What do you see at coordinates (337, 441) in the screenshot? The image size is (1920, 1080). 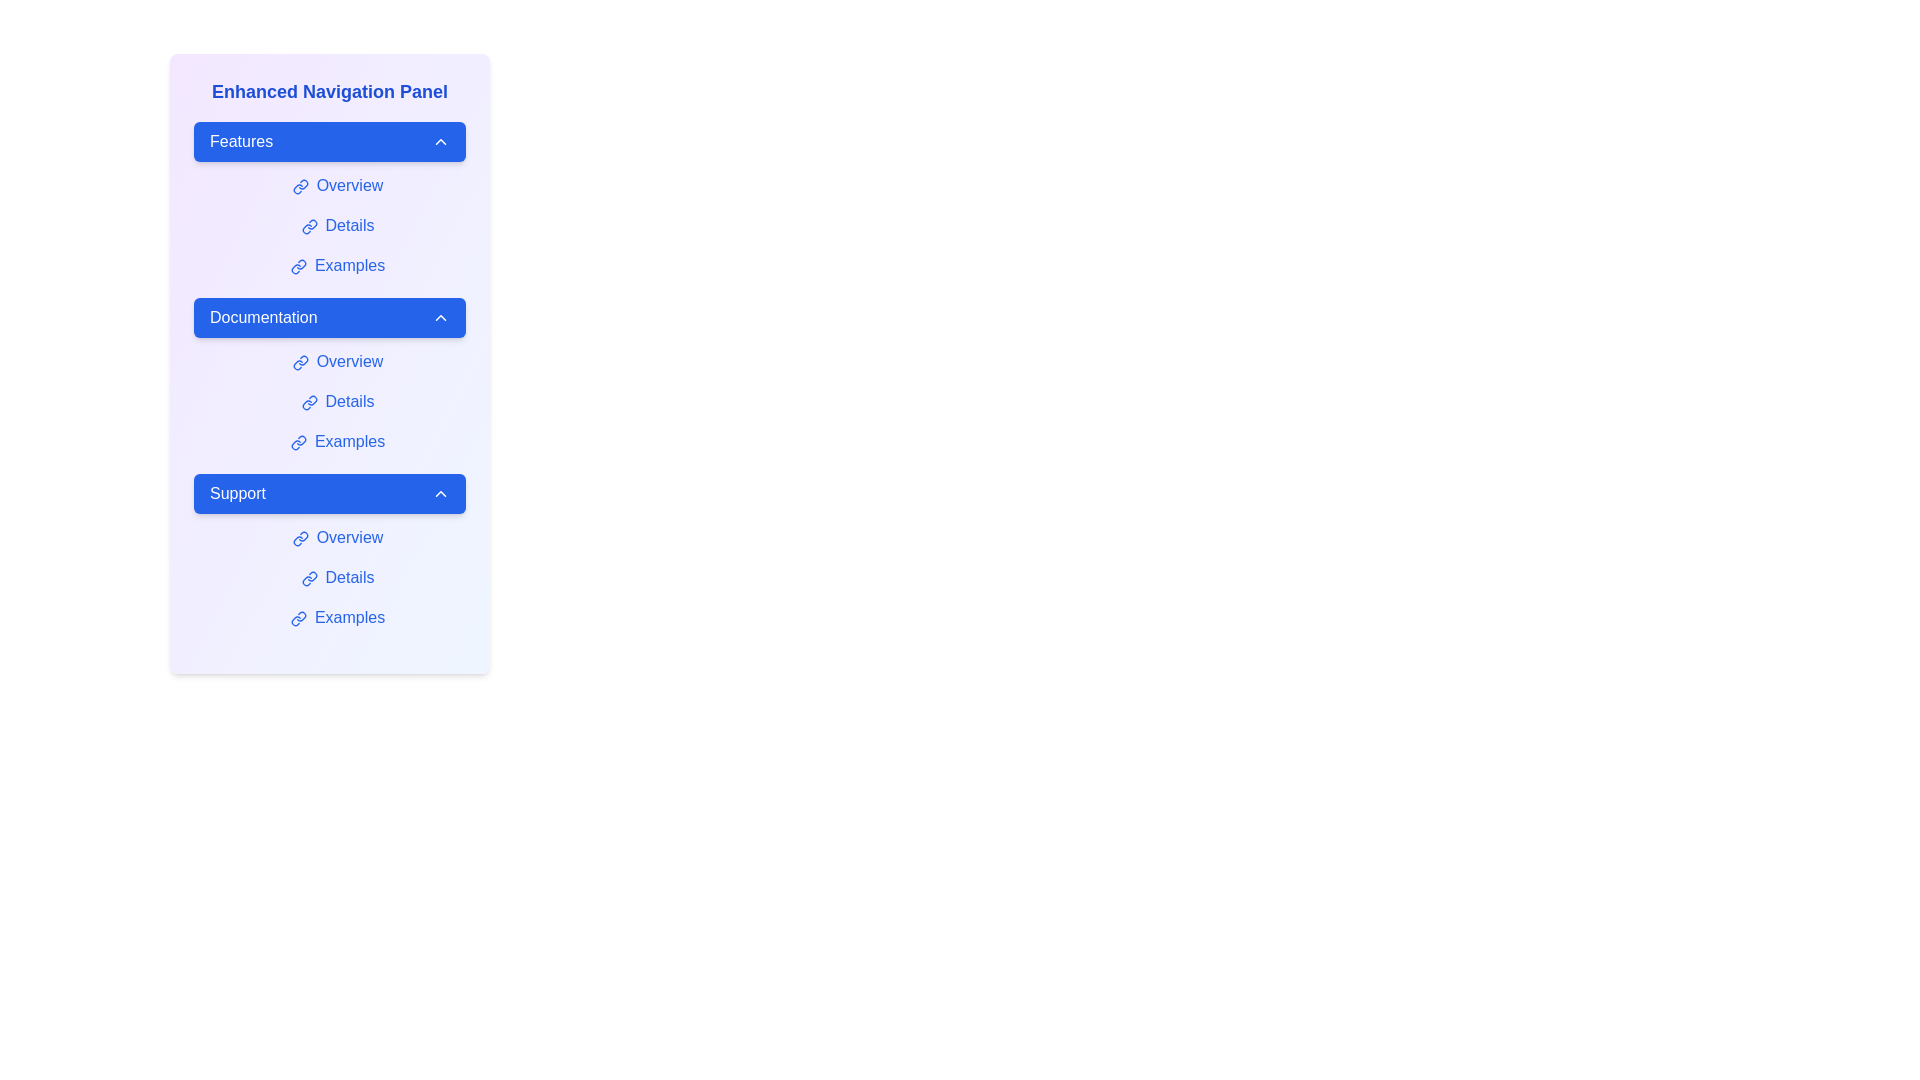 I see `the 'Examples' hyperlink in the 'Documentation' section` at bounding box center [337, 441].